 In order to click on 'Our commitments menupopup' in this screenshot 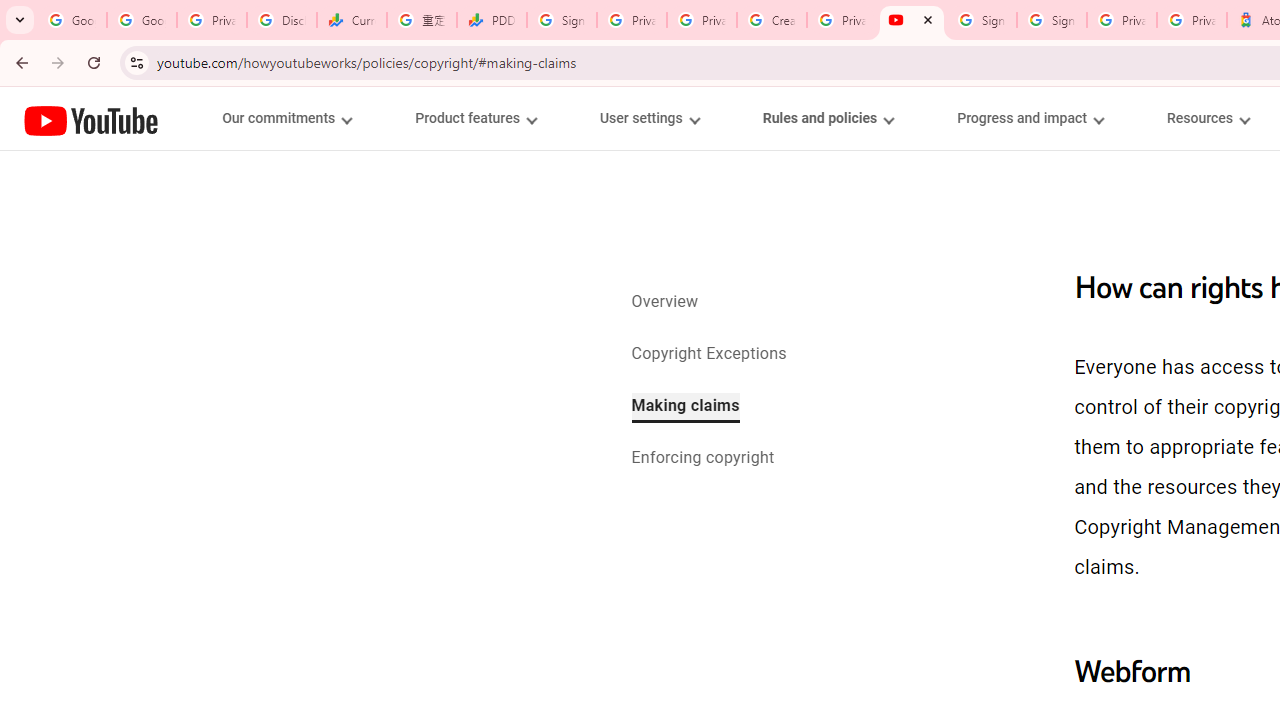, I will do `click(285, 118)`.